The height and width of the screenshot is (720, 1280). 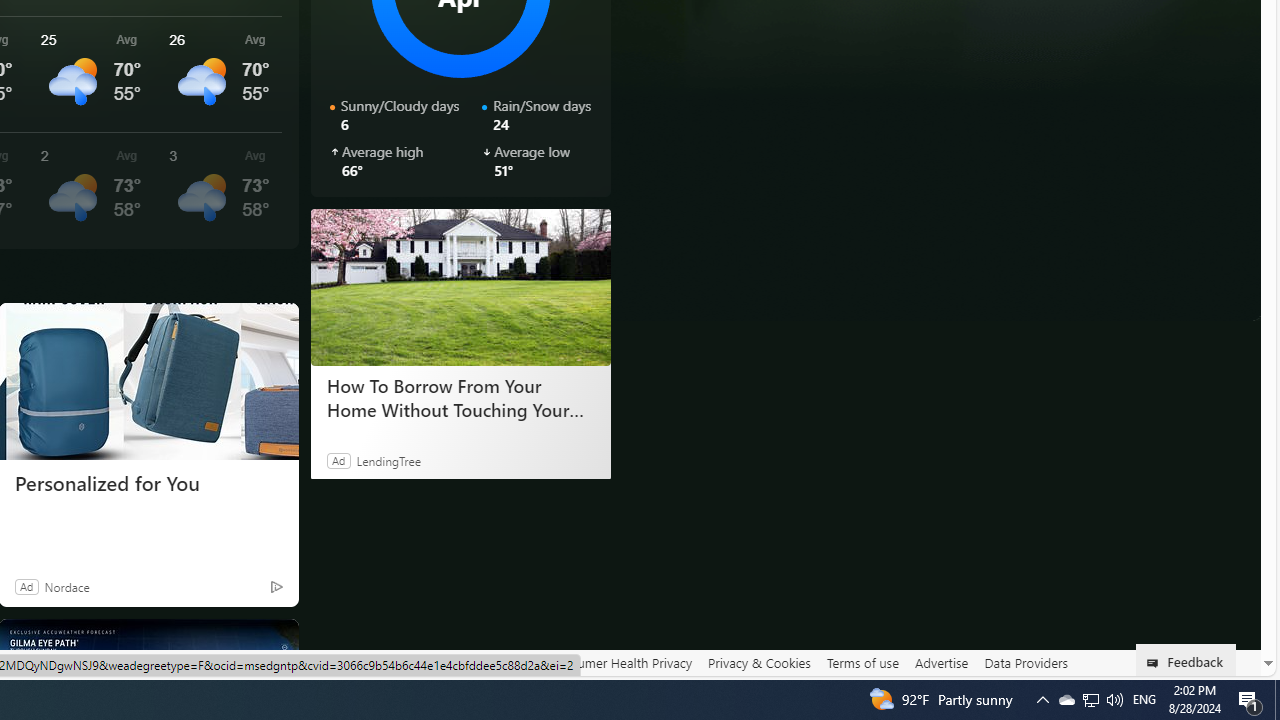 I want to click on 'Advertise', so click(x=940, y=663).